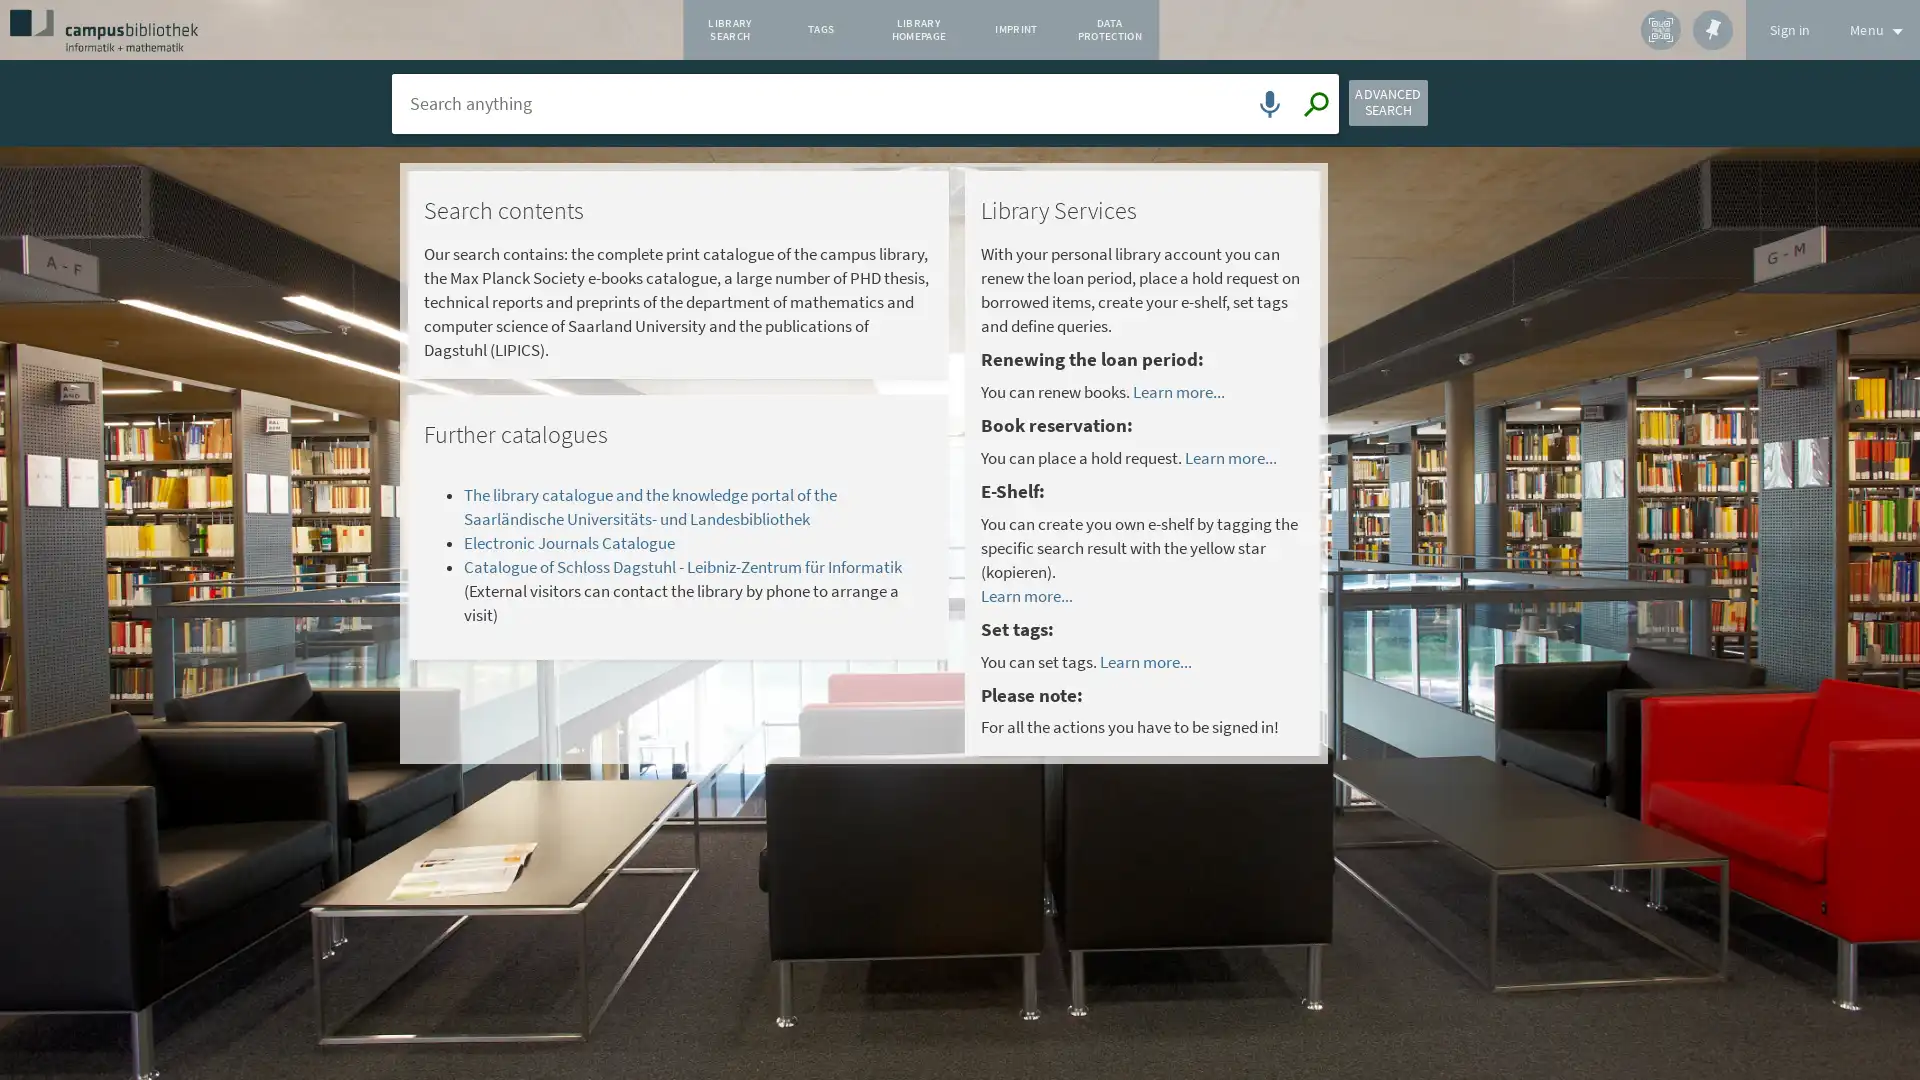 The width and height of the screenshot is (1920, 1080). Describe the element at coordinates (1265, 111) in the screenshot. I see `Open voice search` at that location.